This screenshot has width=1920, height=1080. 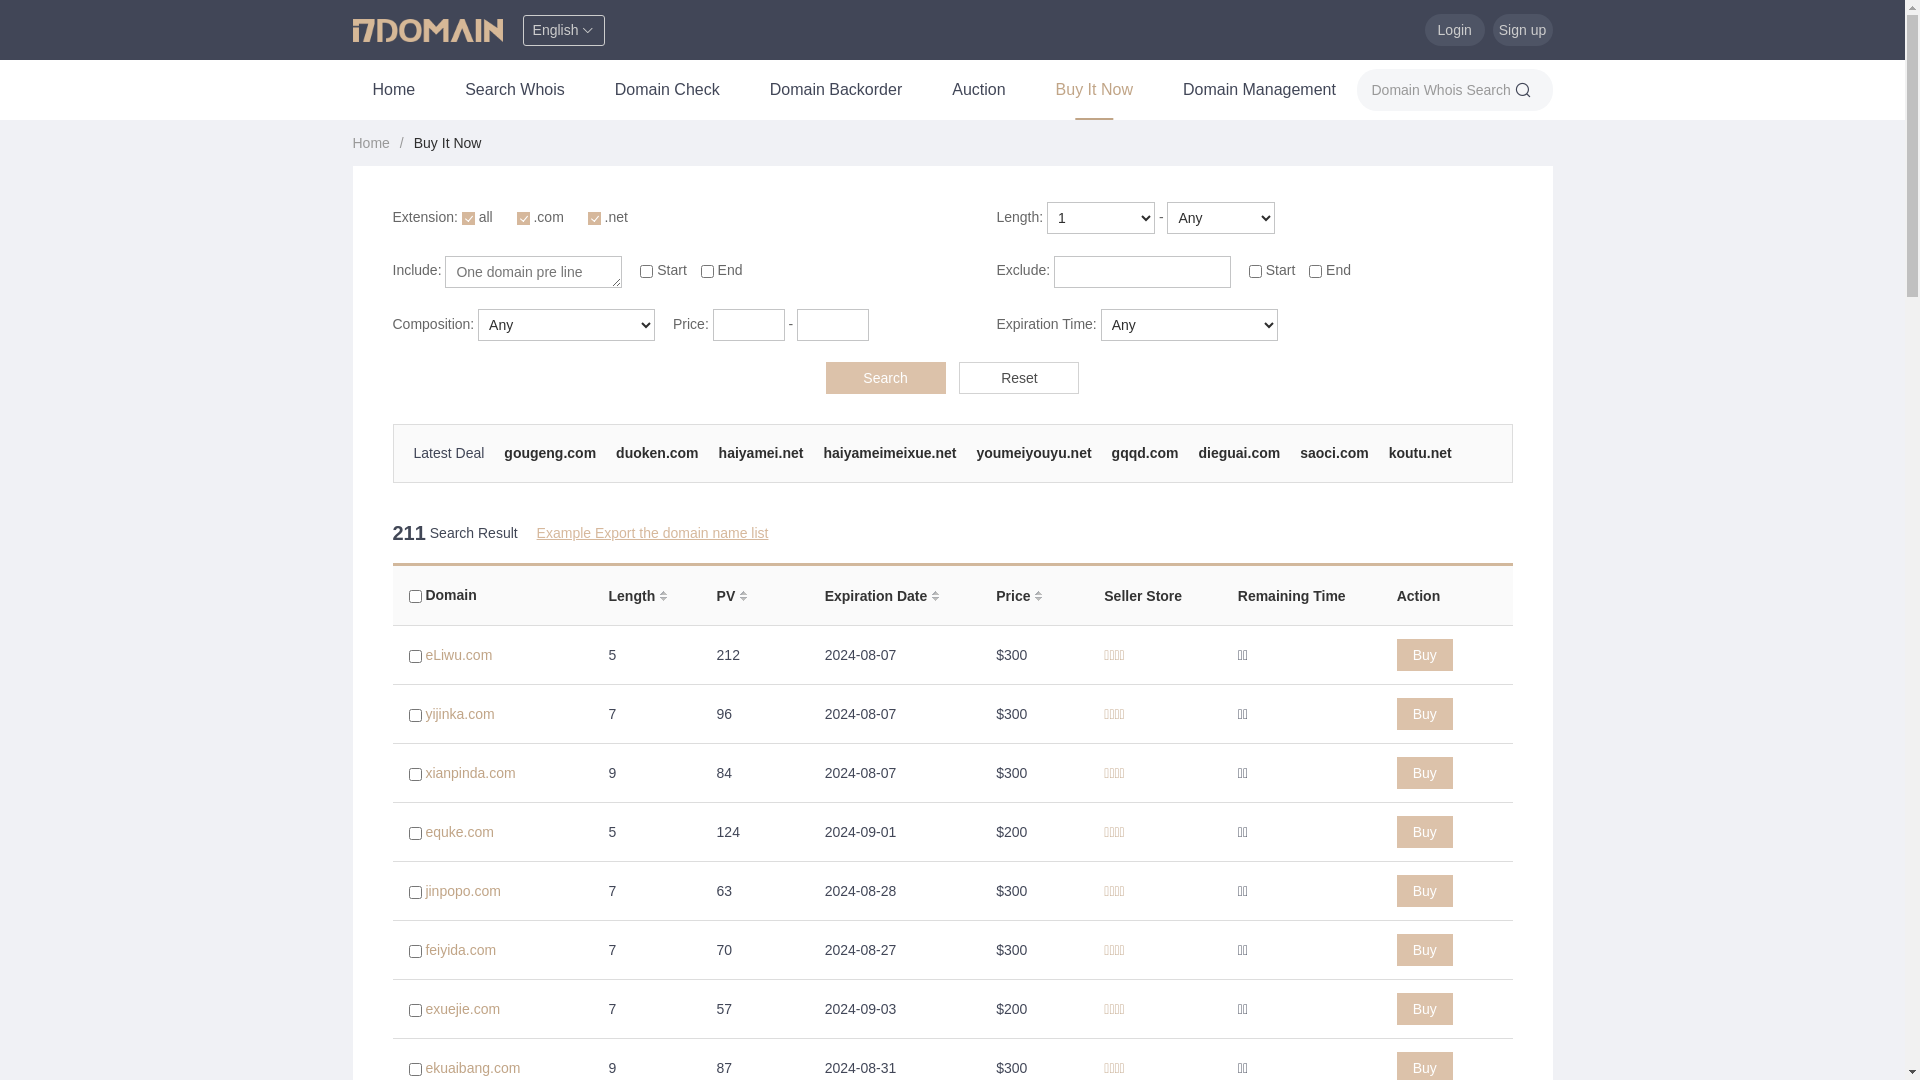 What do you see at coordinates (458, 832) in the screenshot?
I see `'equke.com'` at bounding box center [458, 832].